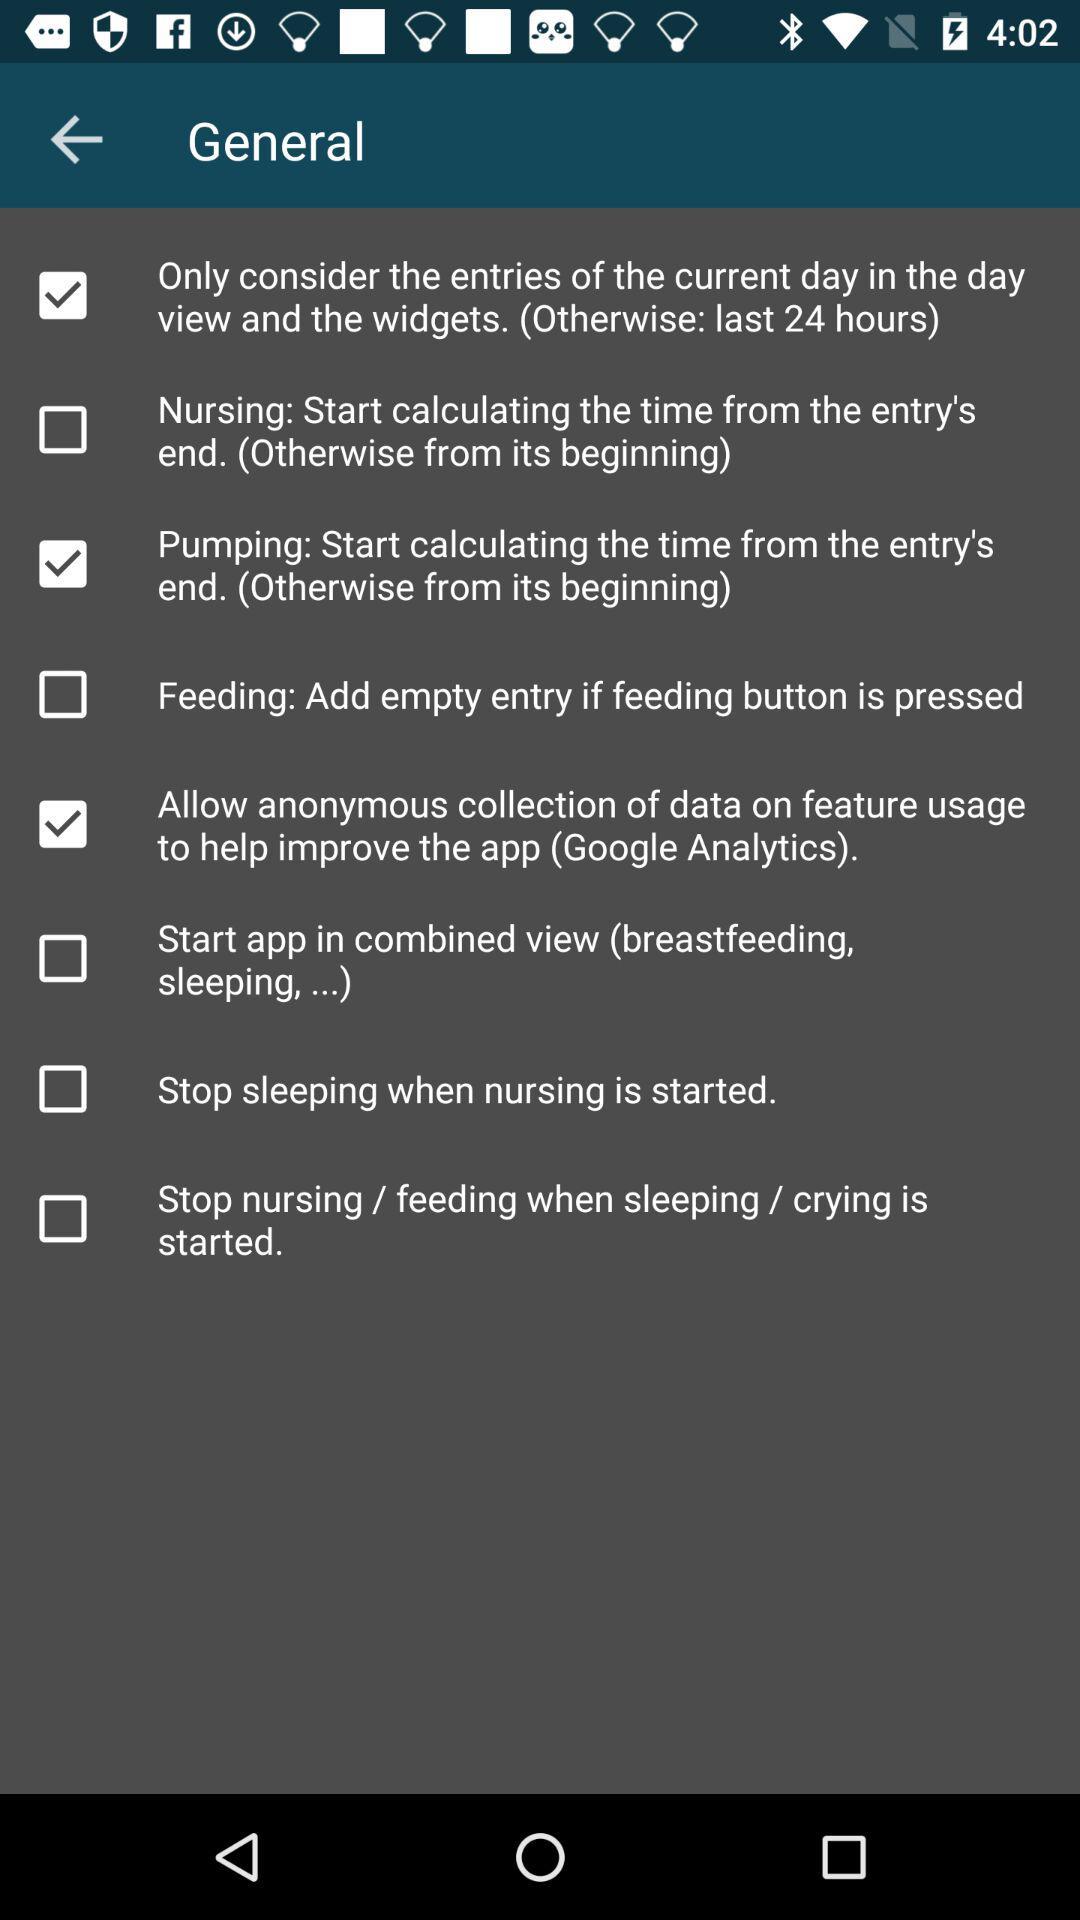 This screenshot has height=1920, width=1080. I want to click on option, so click(61, 1217).